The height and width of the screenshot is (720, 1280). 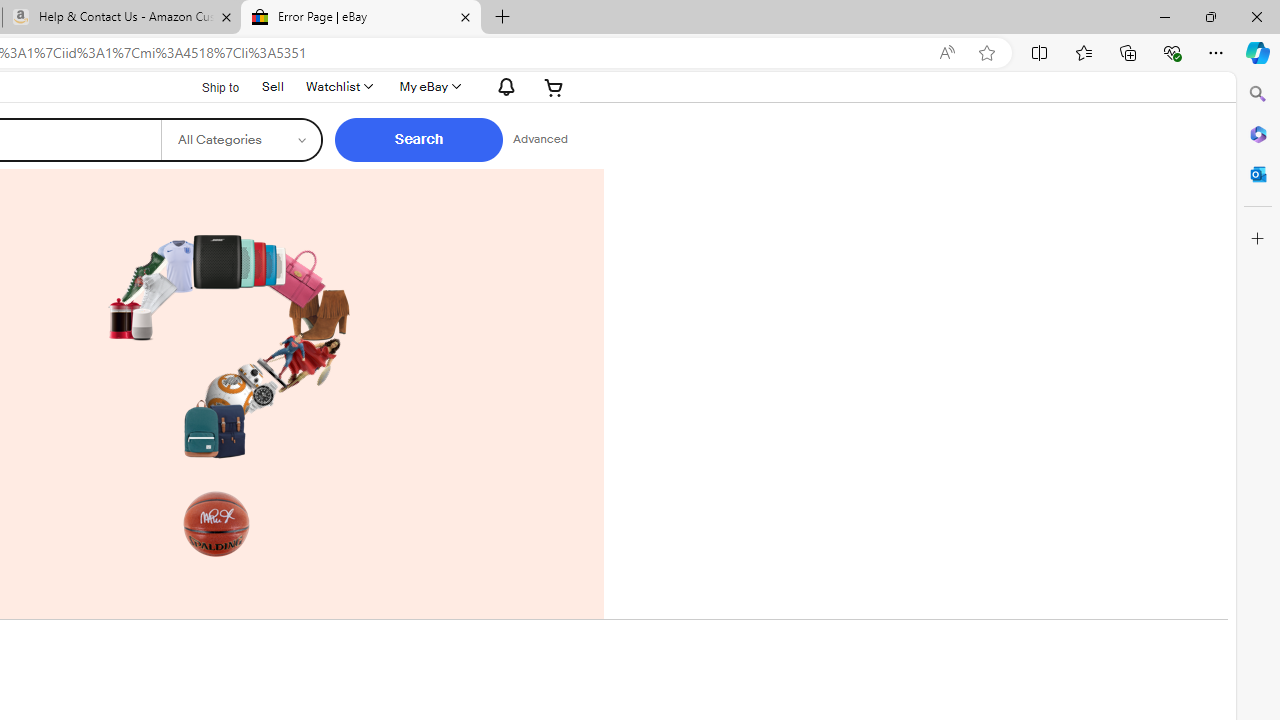 I want to click on 'Ship to', so click(x=208, y=85).